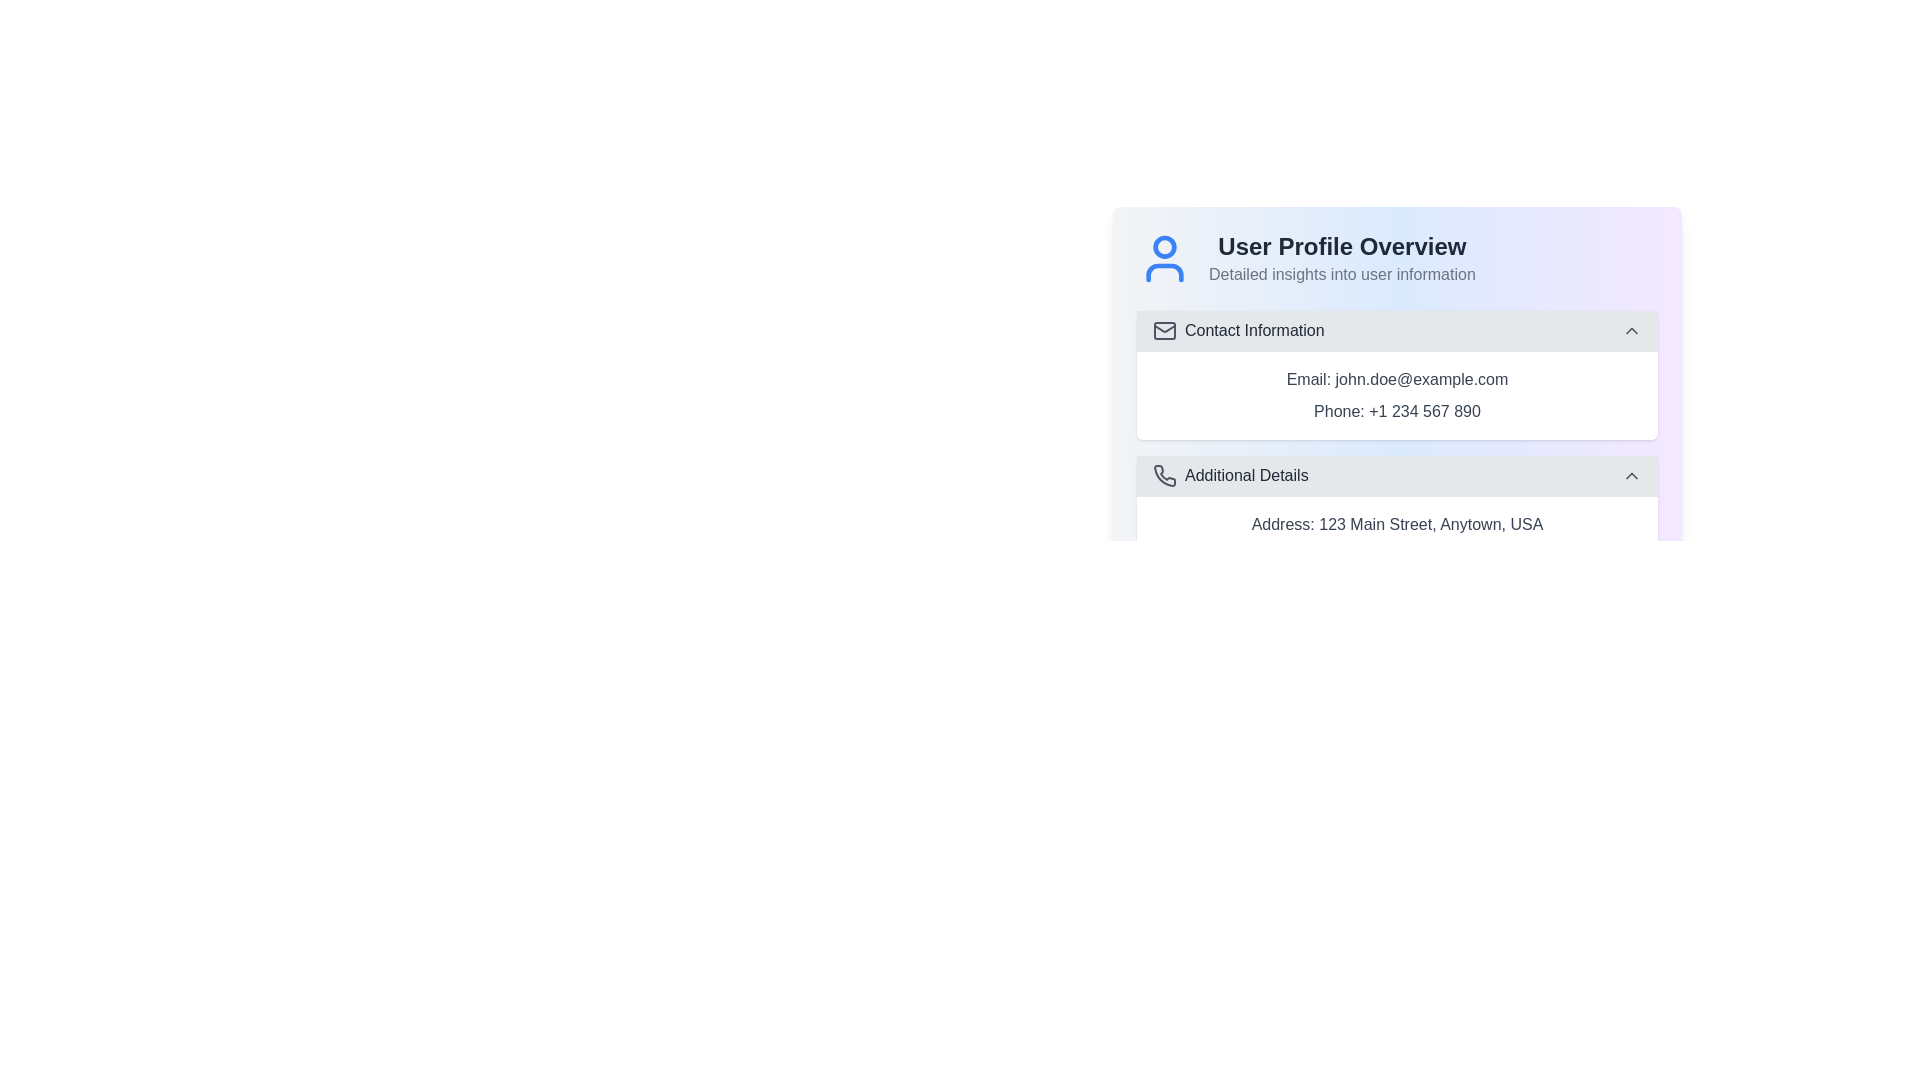 Image resolution: width=1920 pixels, height=1080 pixels. I want to click on the torso part of the user figure in the SVG graphic element, which visually represents the user profile section located in the top-left section of the layout, above the 'User Profile Overview' text, so click(1165, 273).